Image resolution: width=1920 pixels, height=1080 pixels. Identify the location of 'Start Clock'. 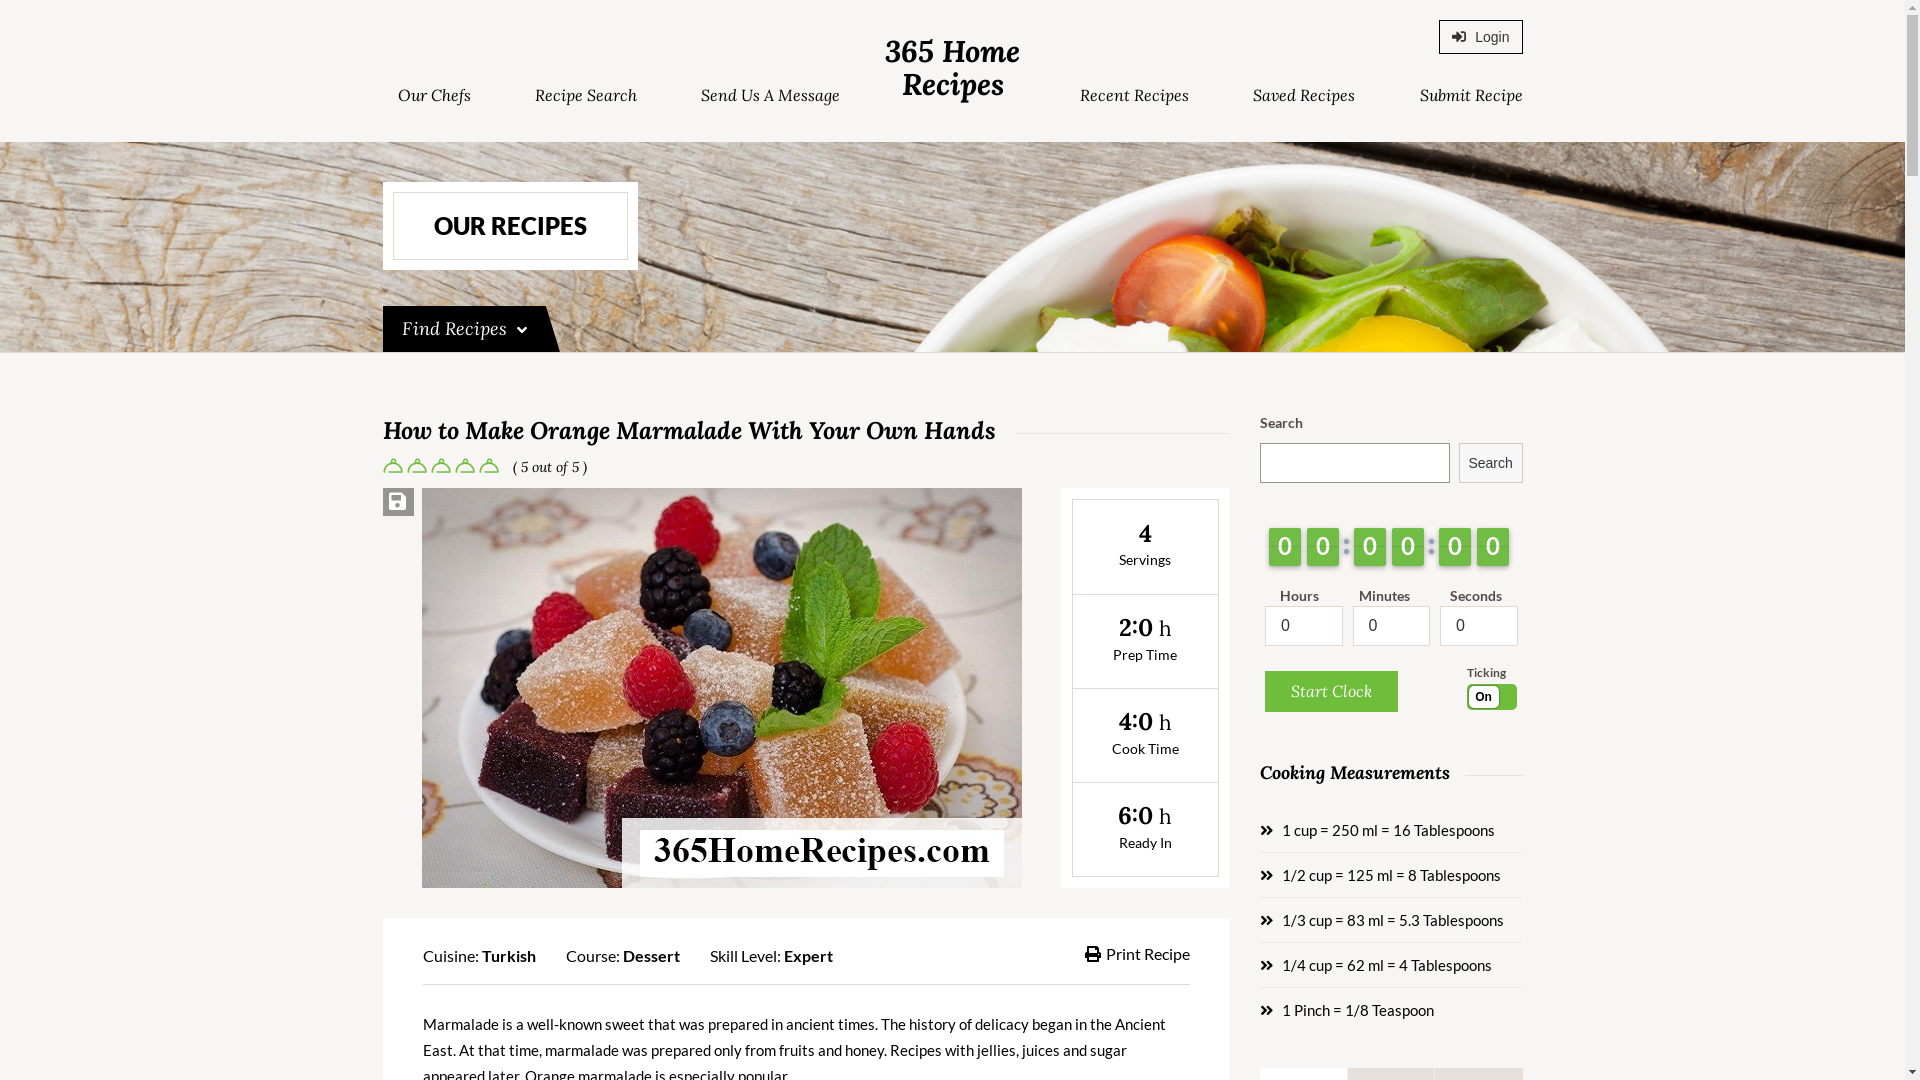
(1331, 690).